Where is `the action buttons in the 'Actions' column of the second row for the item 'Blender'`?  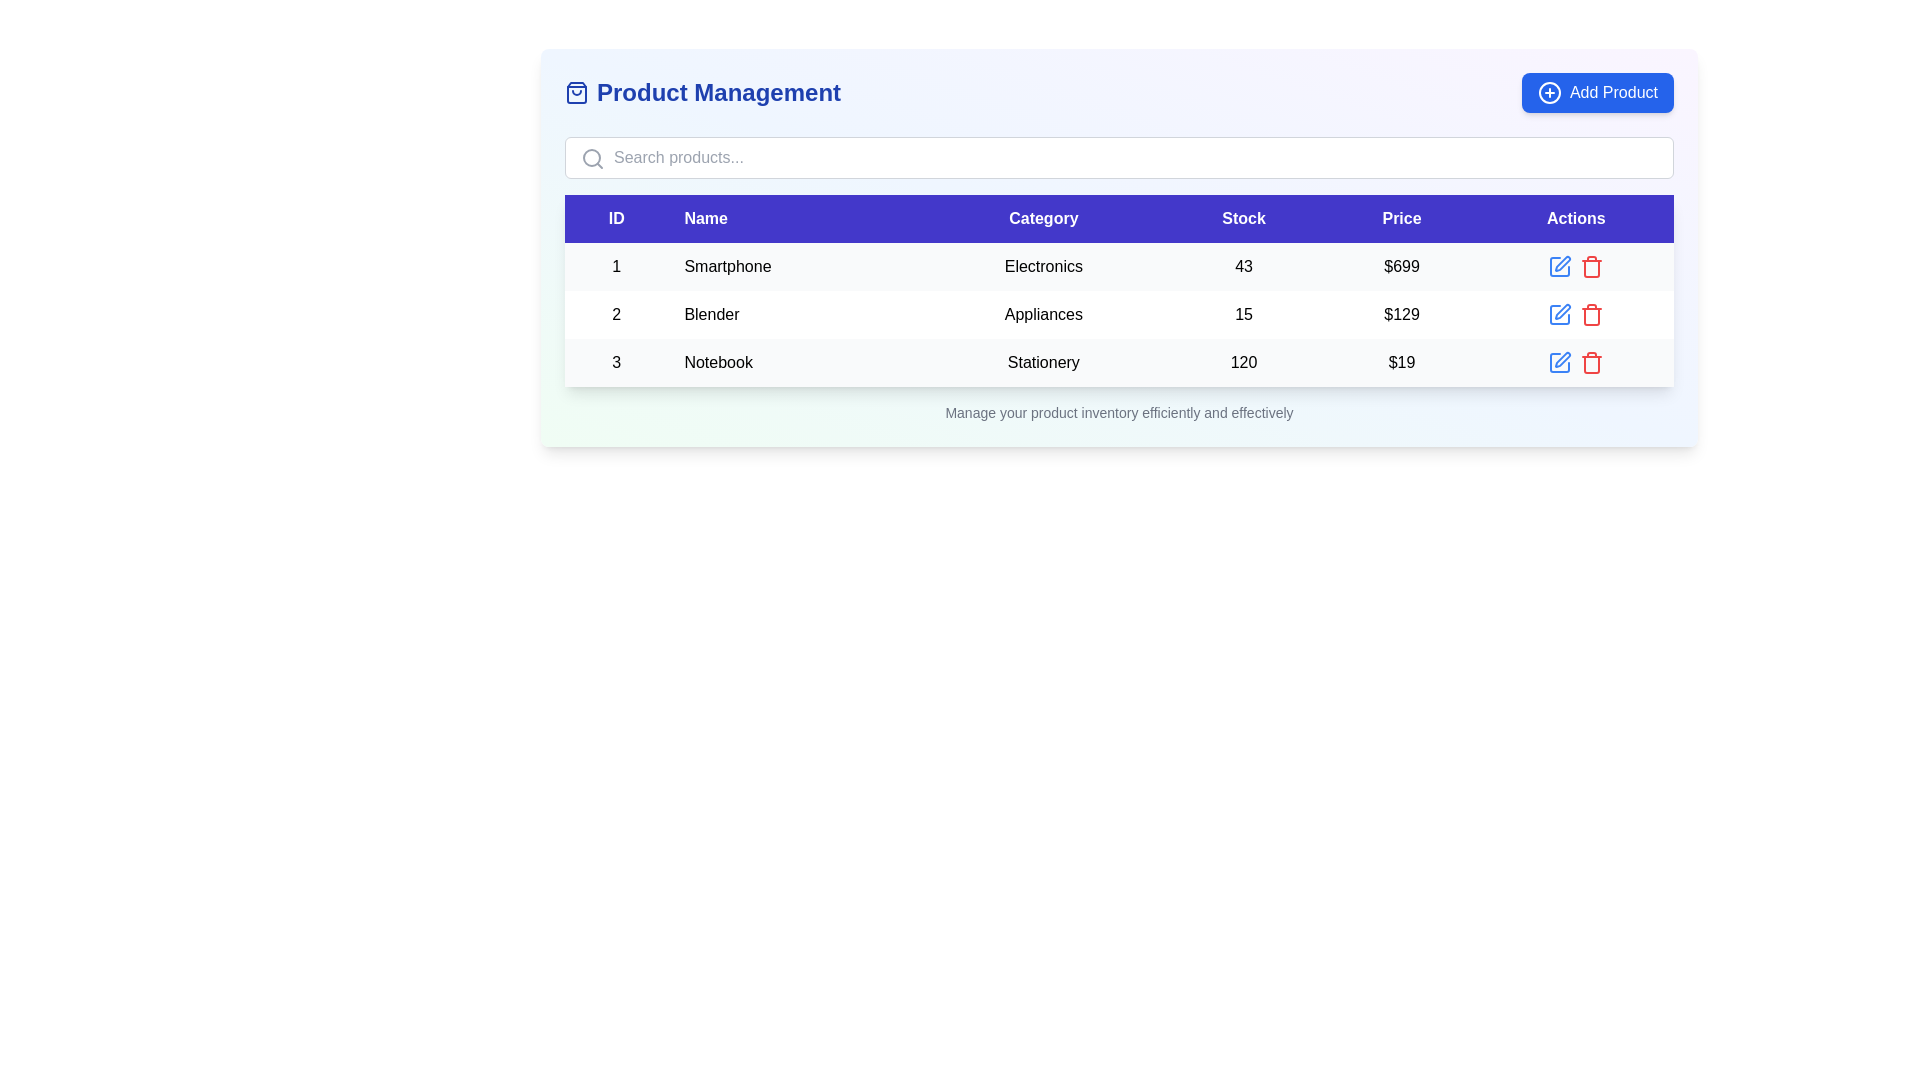 the action buttons in the 'Actions' column of the second row for the item 'Blender' is located at coordinates (1575, 315).